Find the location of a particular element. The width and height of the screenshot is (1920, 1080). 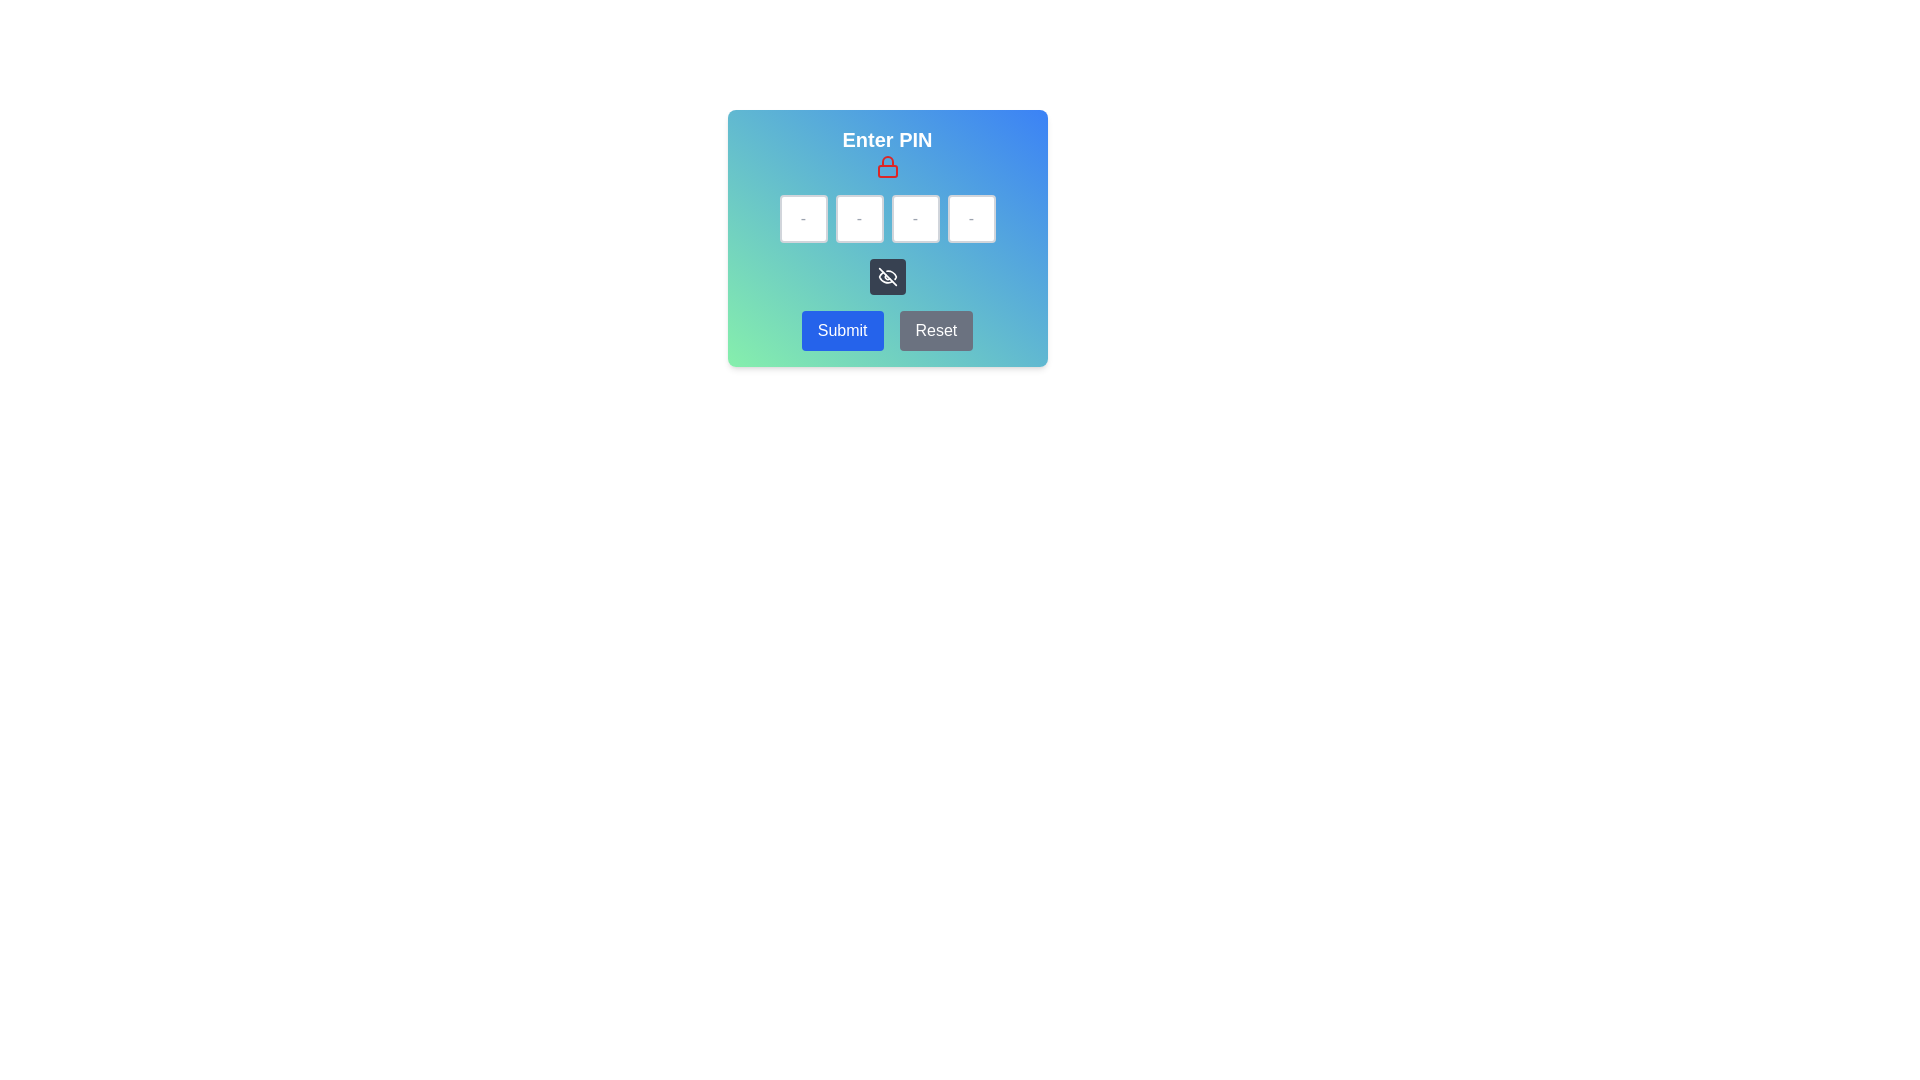

the second password input field to focus it for entering a PIN code is located at coordinates (859, 218).